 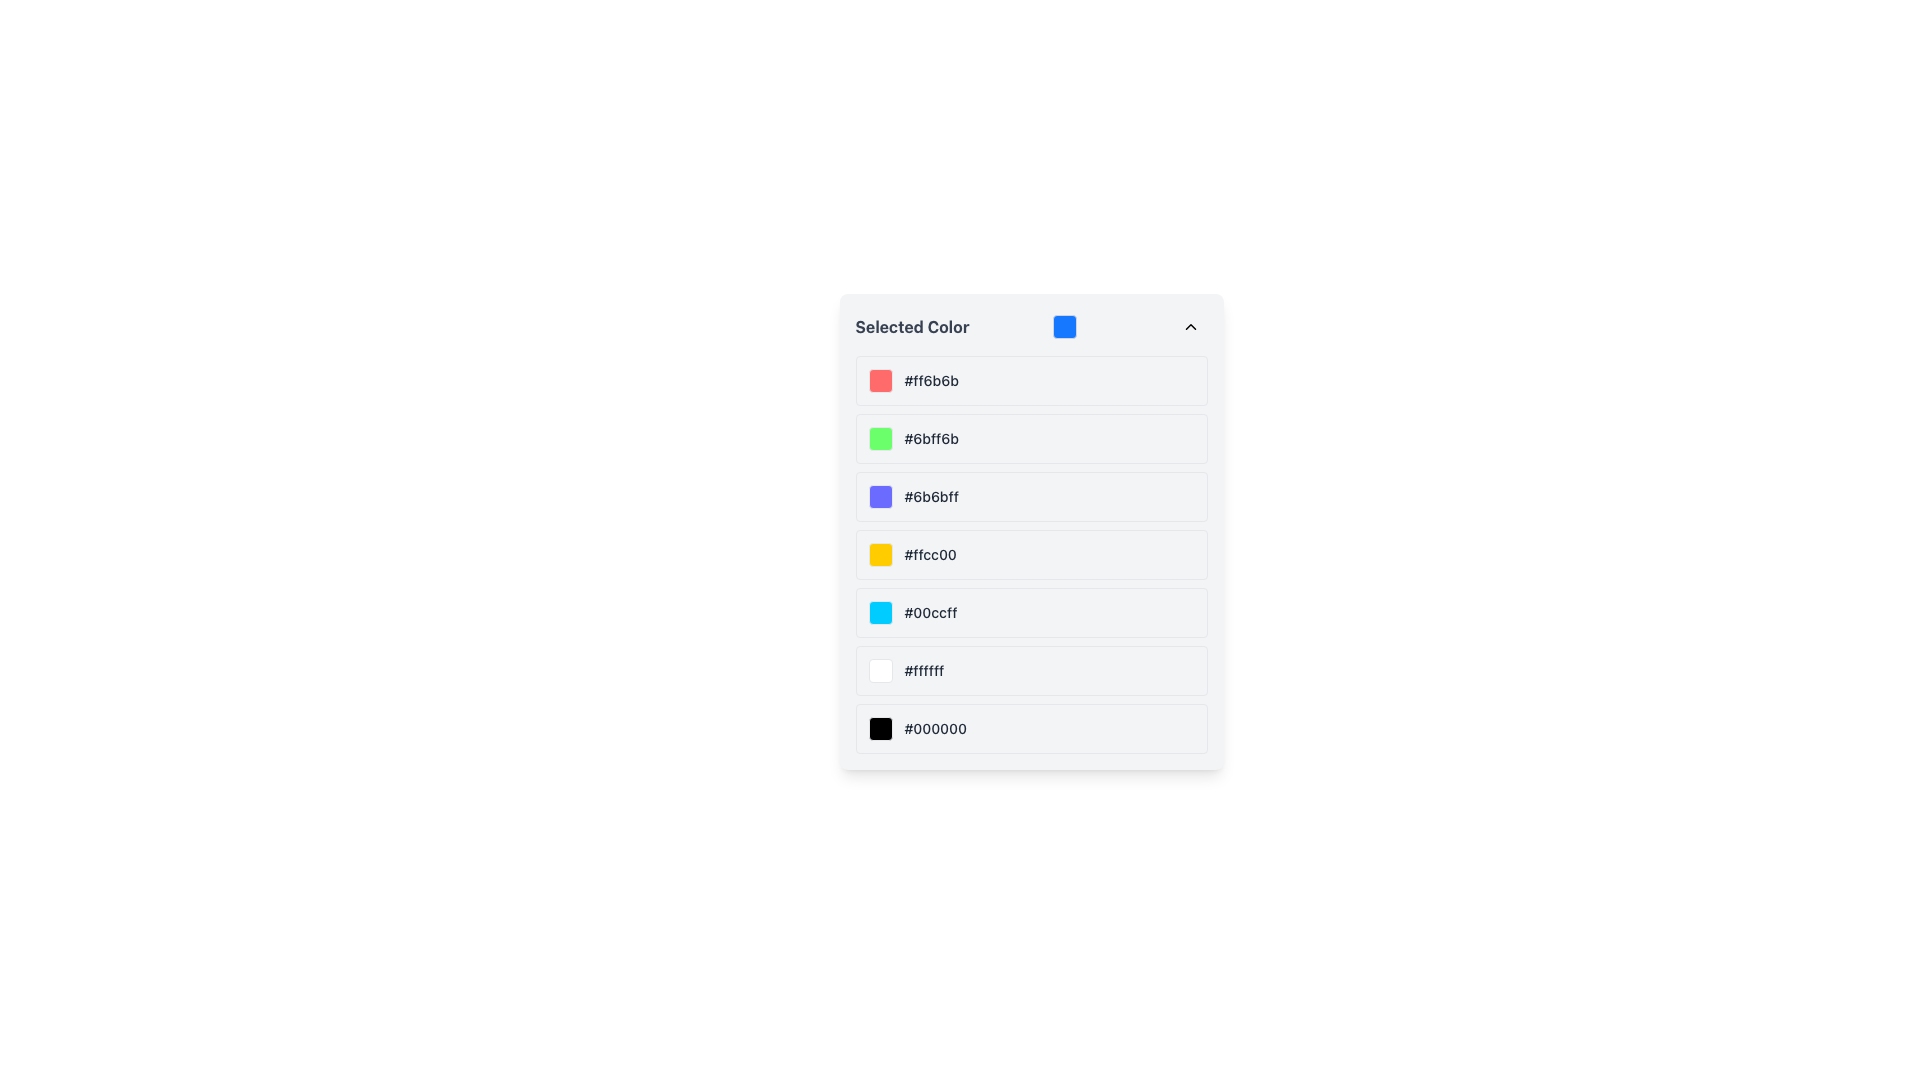 What do you see at coordinates (1031, 381) in the screenshot?
I see `the first entry of the interactive list item that contains a red color swatch (#ff6b6b) and its corresponding color code` at bounding box center [1031, 381].